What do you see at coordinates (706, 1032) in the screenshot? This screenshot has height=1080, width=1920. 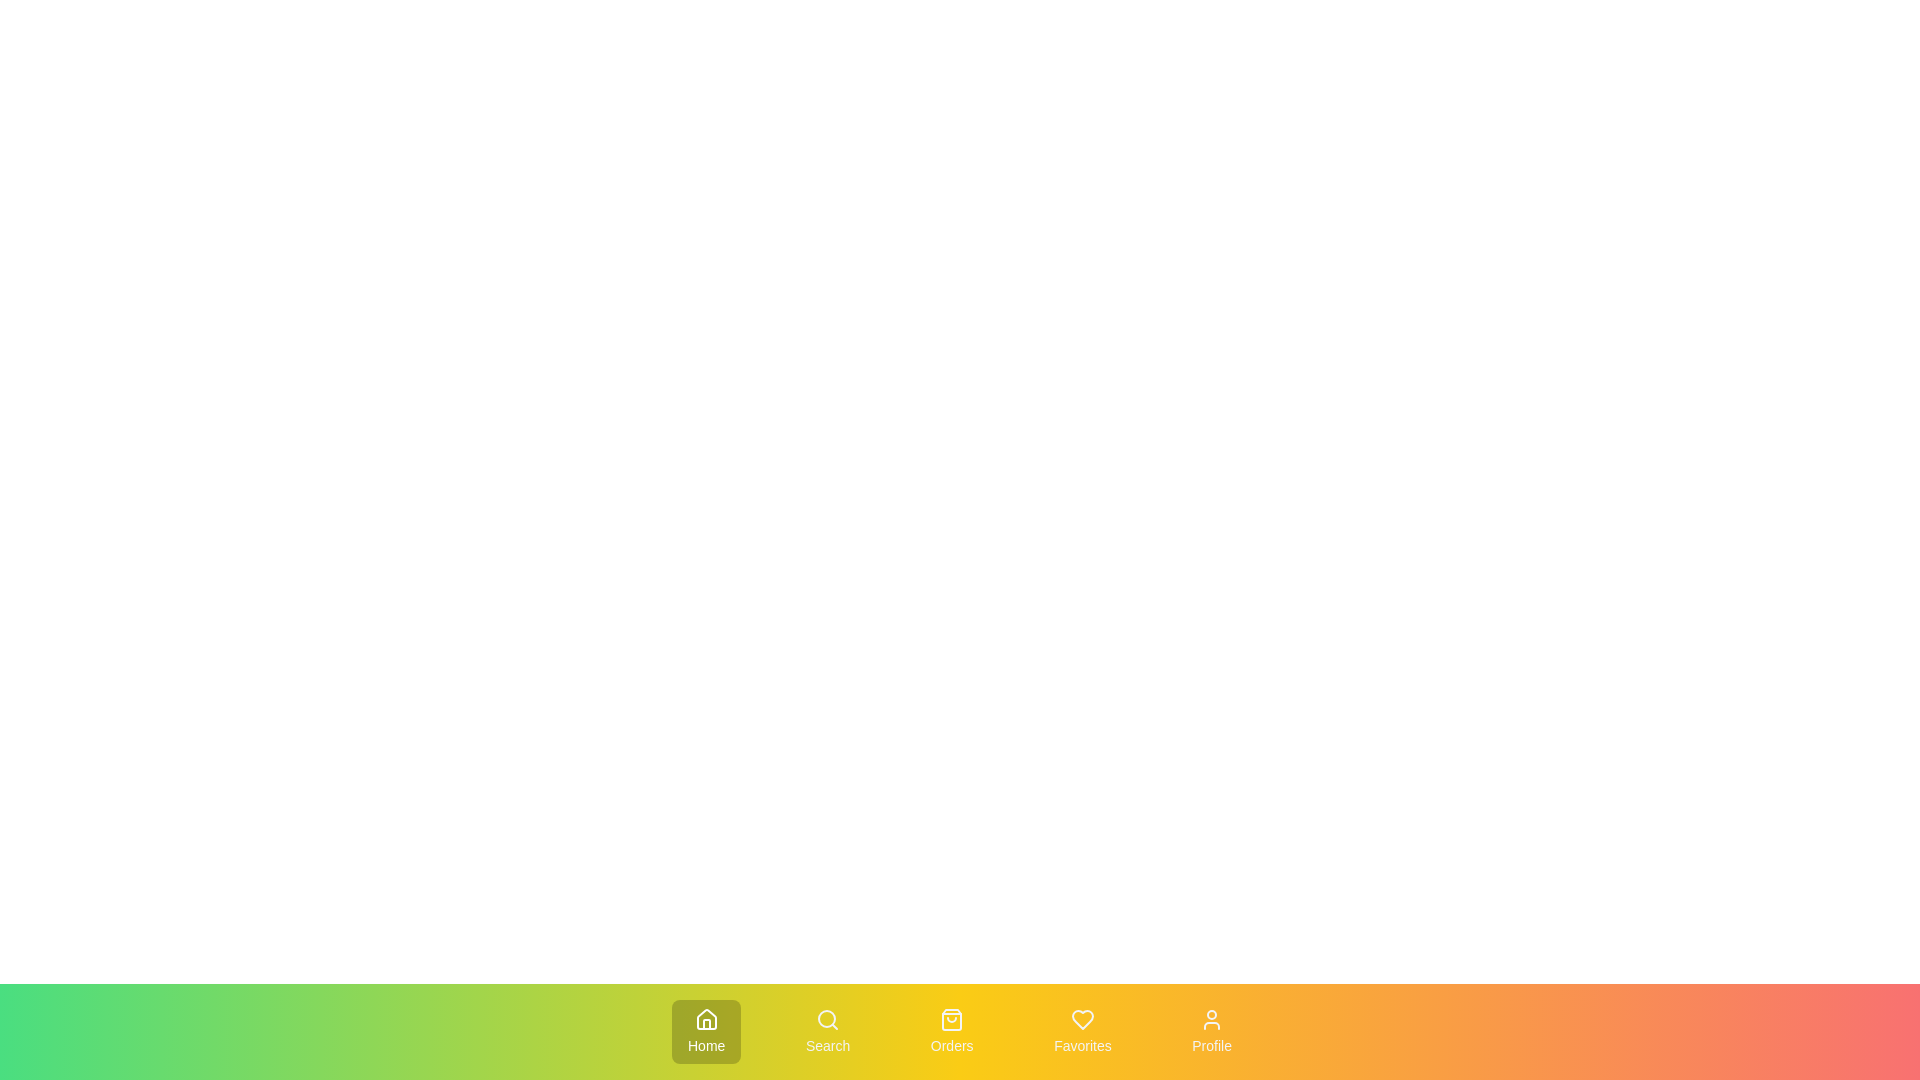 I see `the Home tab to observe the hover effect` at bounding box center [706, 1032].